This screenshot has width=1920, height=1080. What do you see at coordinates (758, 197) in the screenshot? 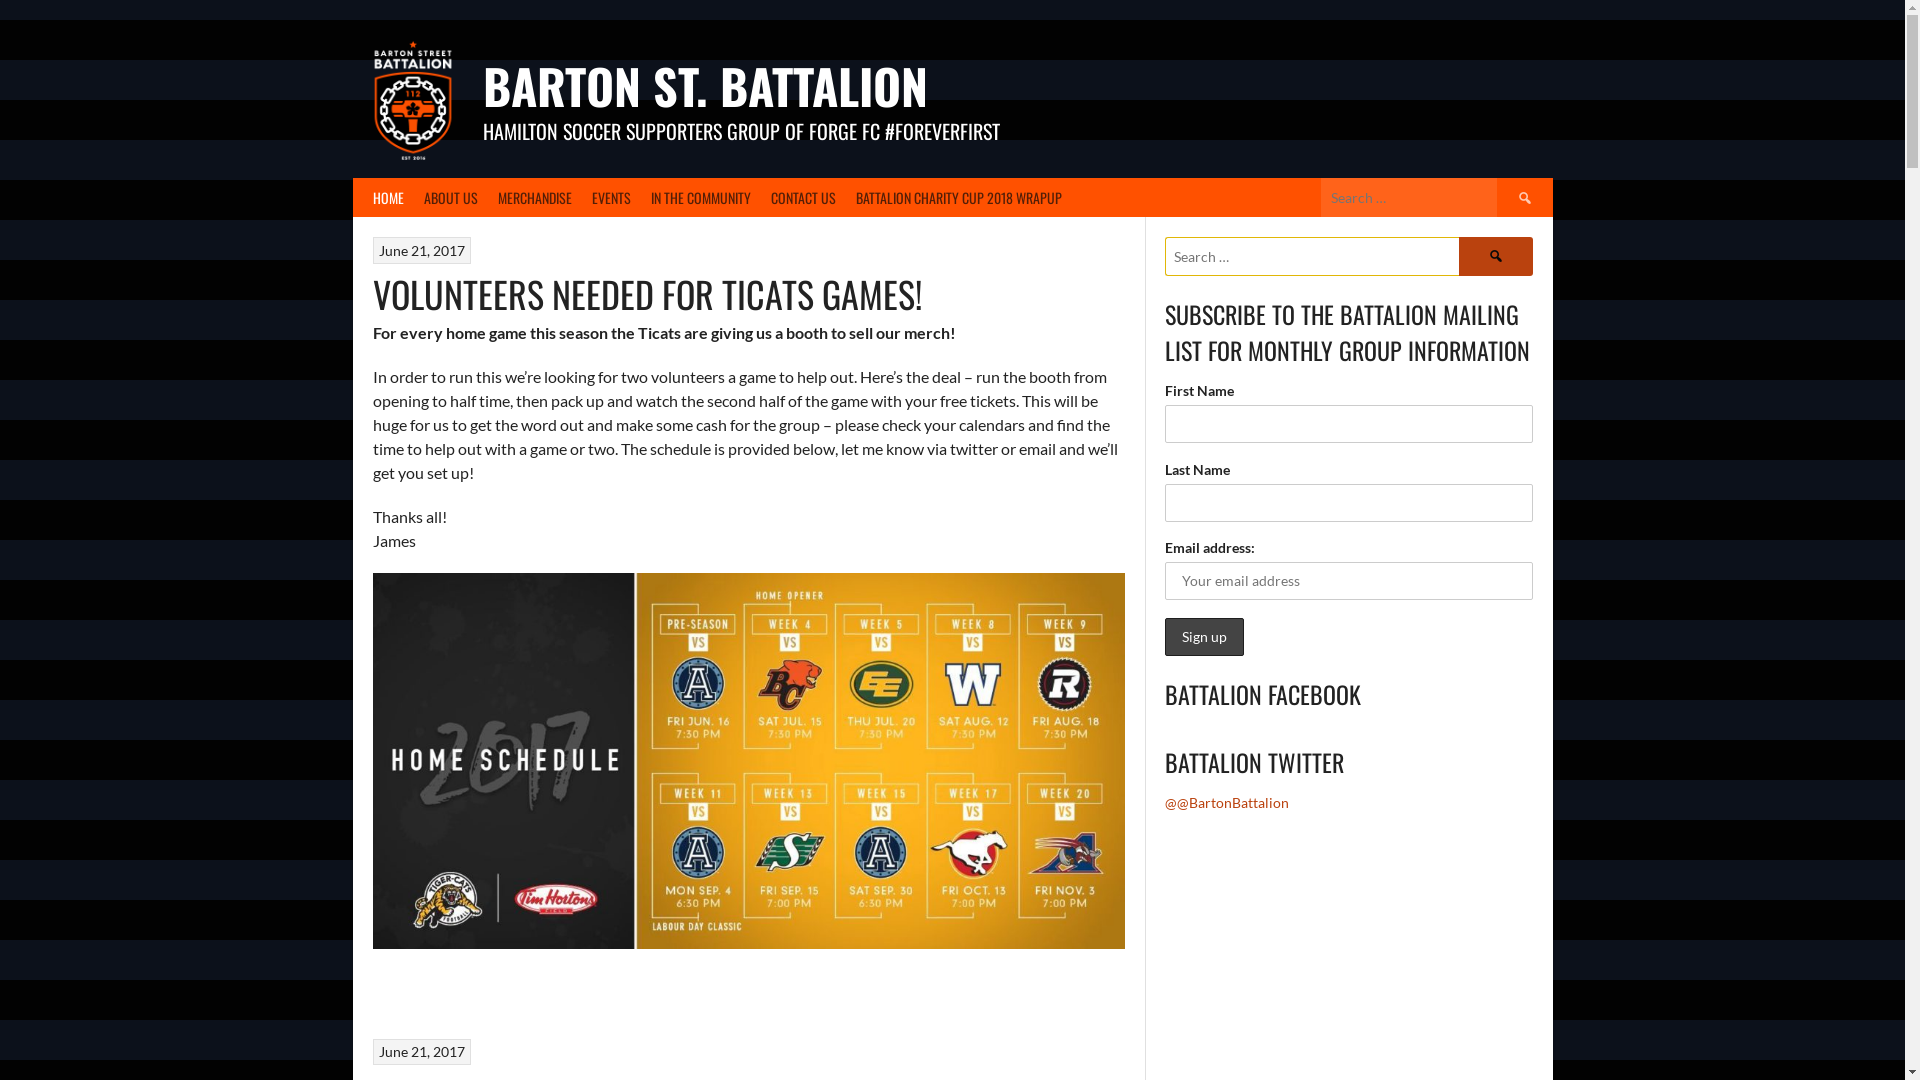
I see `'CONTACT US'` at bounding box center [758, 197].